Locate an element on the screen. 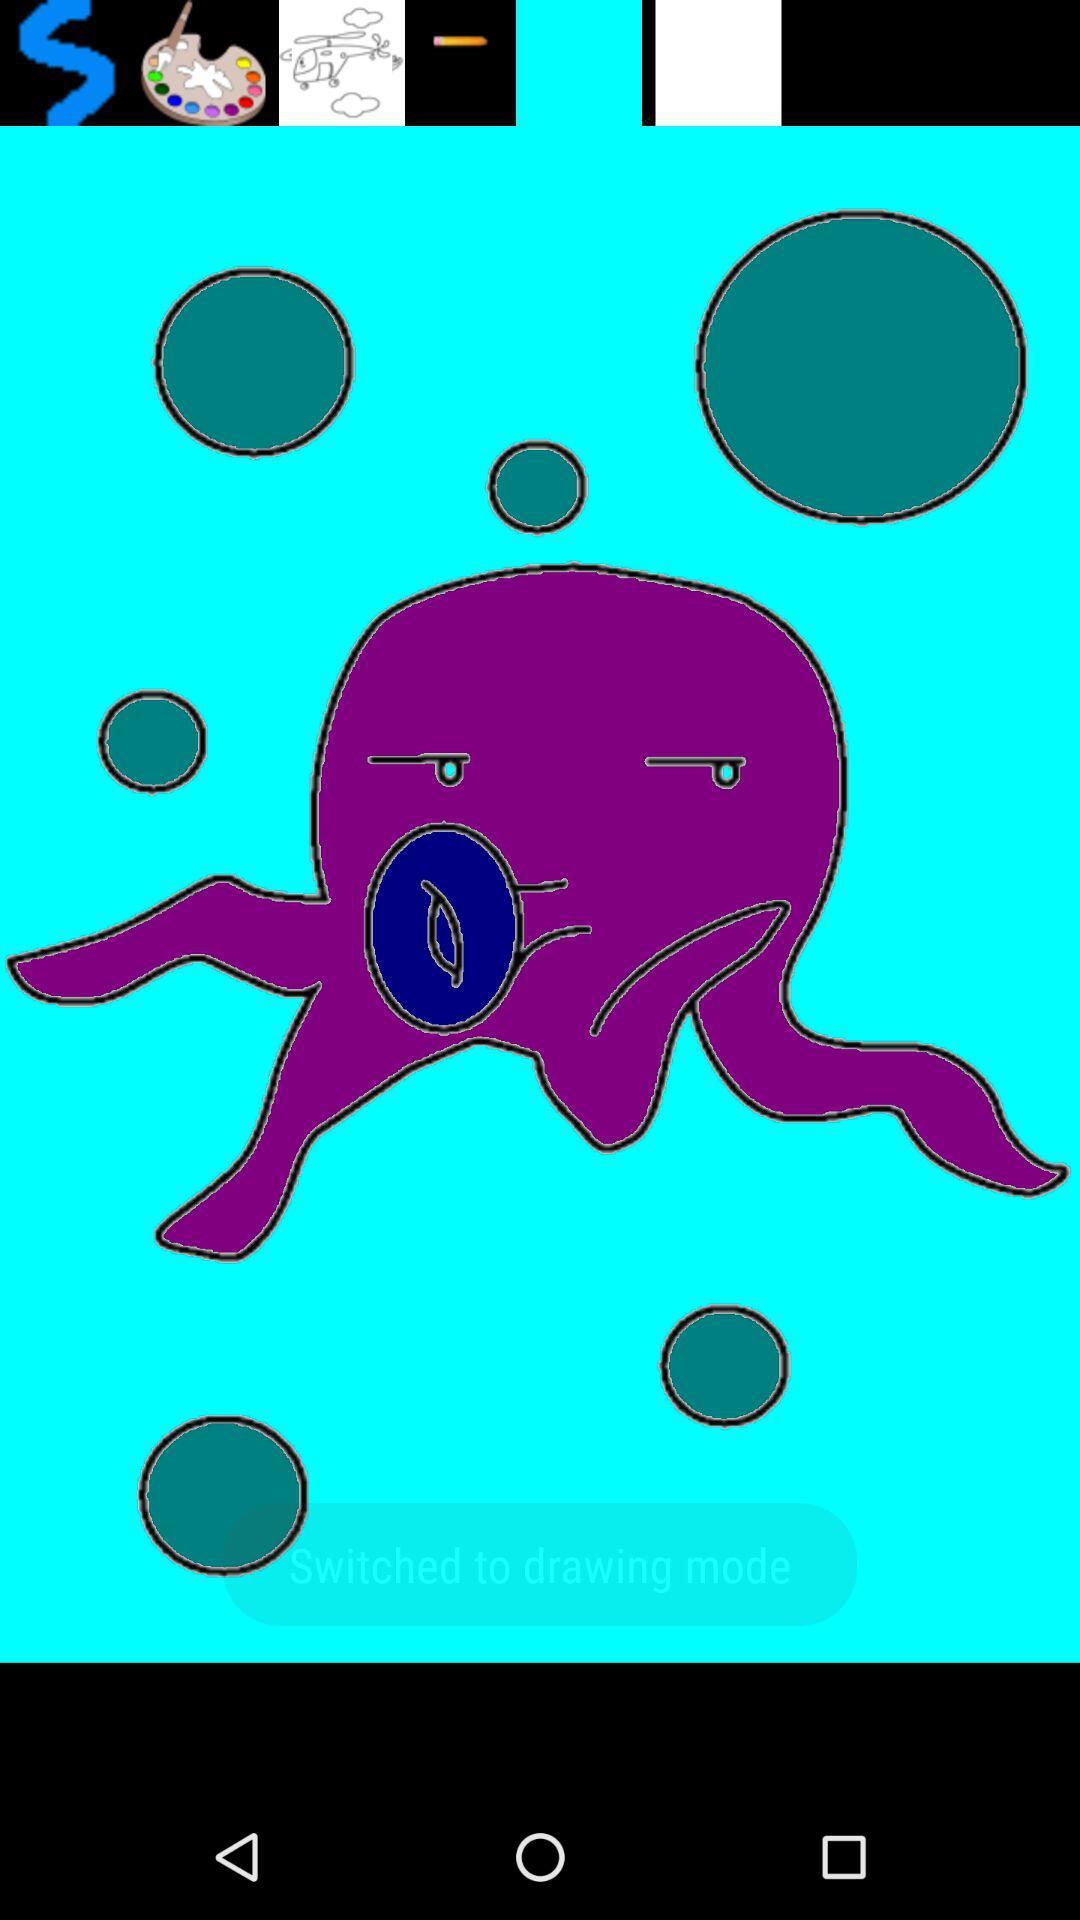  coloring button is located at coordinates (202, 62).